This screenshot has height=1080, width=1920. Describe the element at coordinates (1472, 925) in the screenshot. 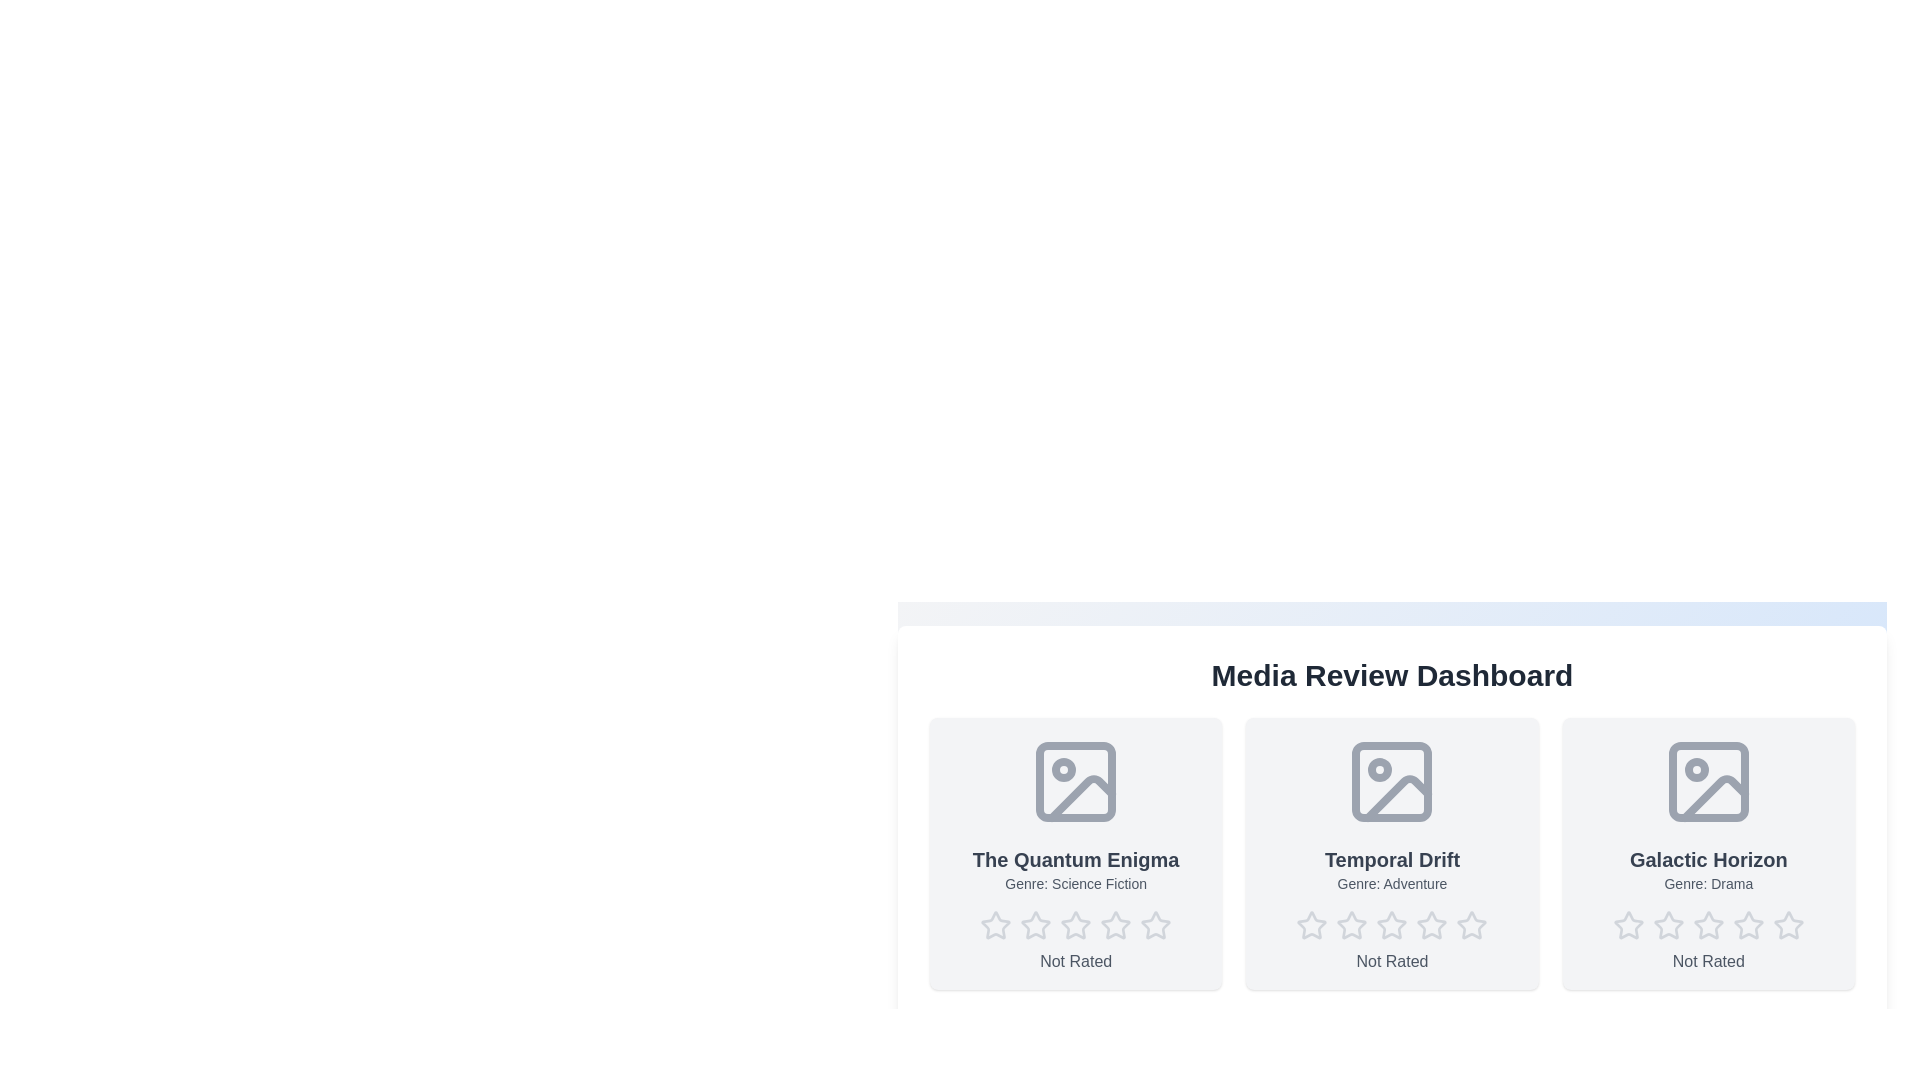

I see `the star corresponding to the desired rating 5 for the media item Temporal Drift` at that location.